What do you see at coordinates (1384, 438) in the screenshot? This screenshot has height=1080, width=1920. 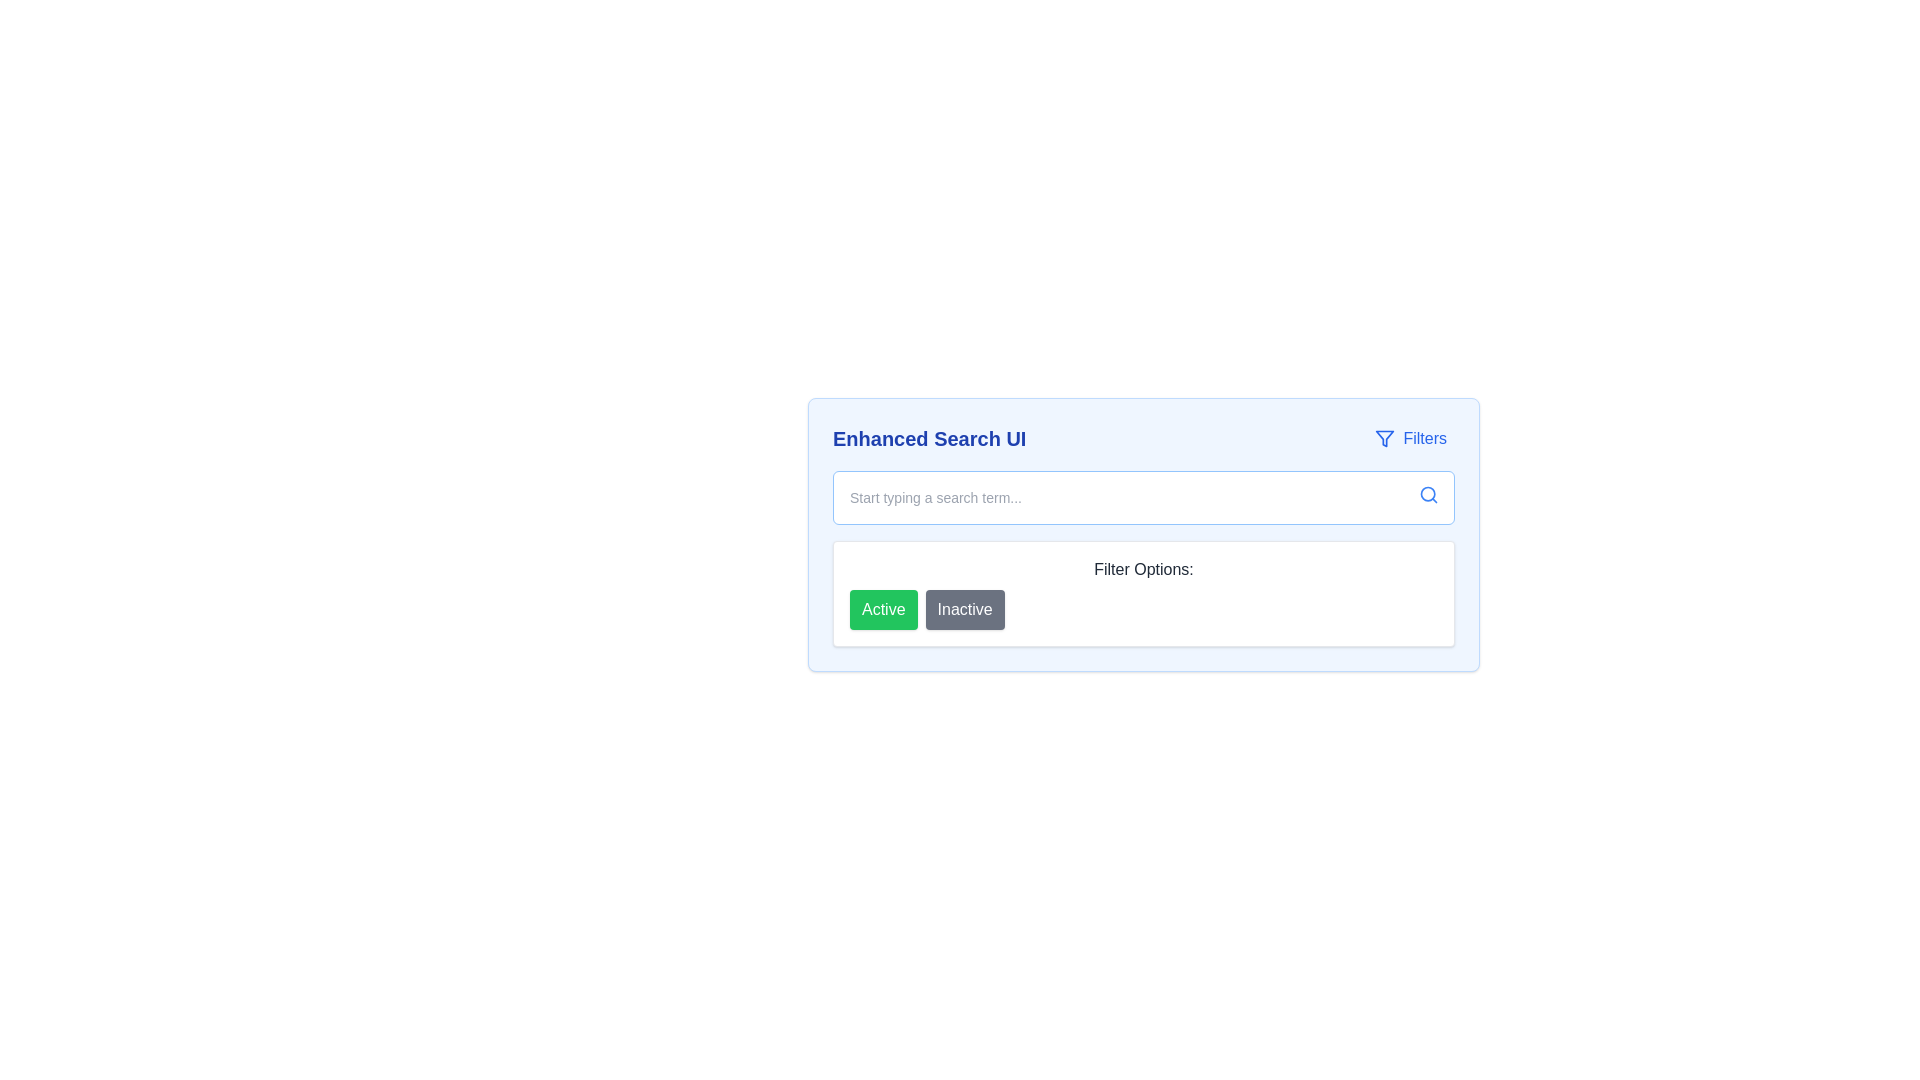 I see `the filter icon located in the top-right corner of the 'Enhanced Search UI' card` at bounding box center [1384, 438].